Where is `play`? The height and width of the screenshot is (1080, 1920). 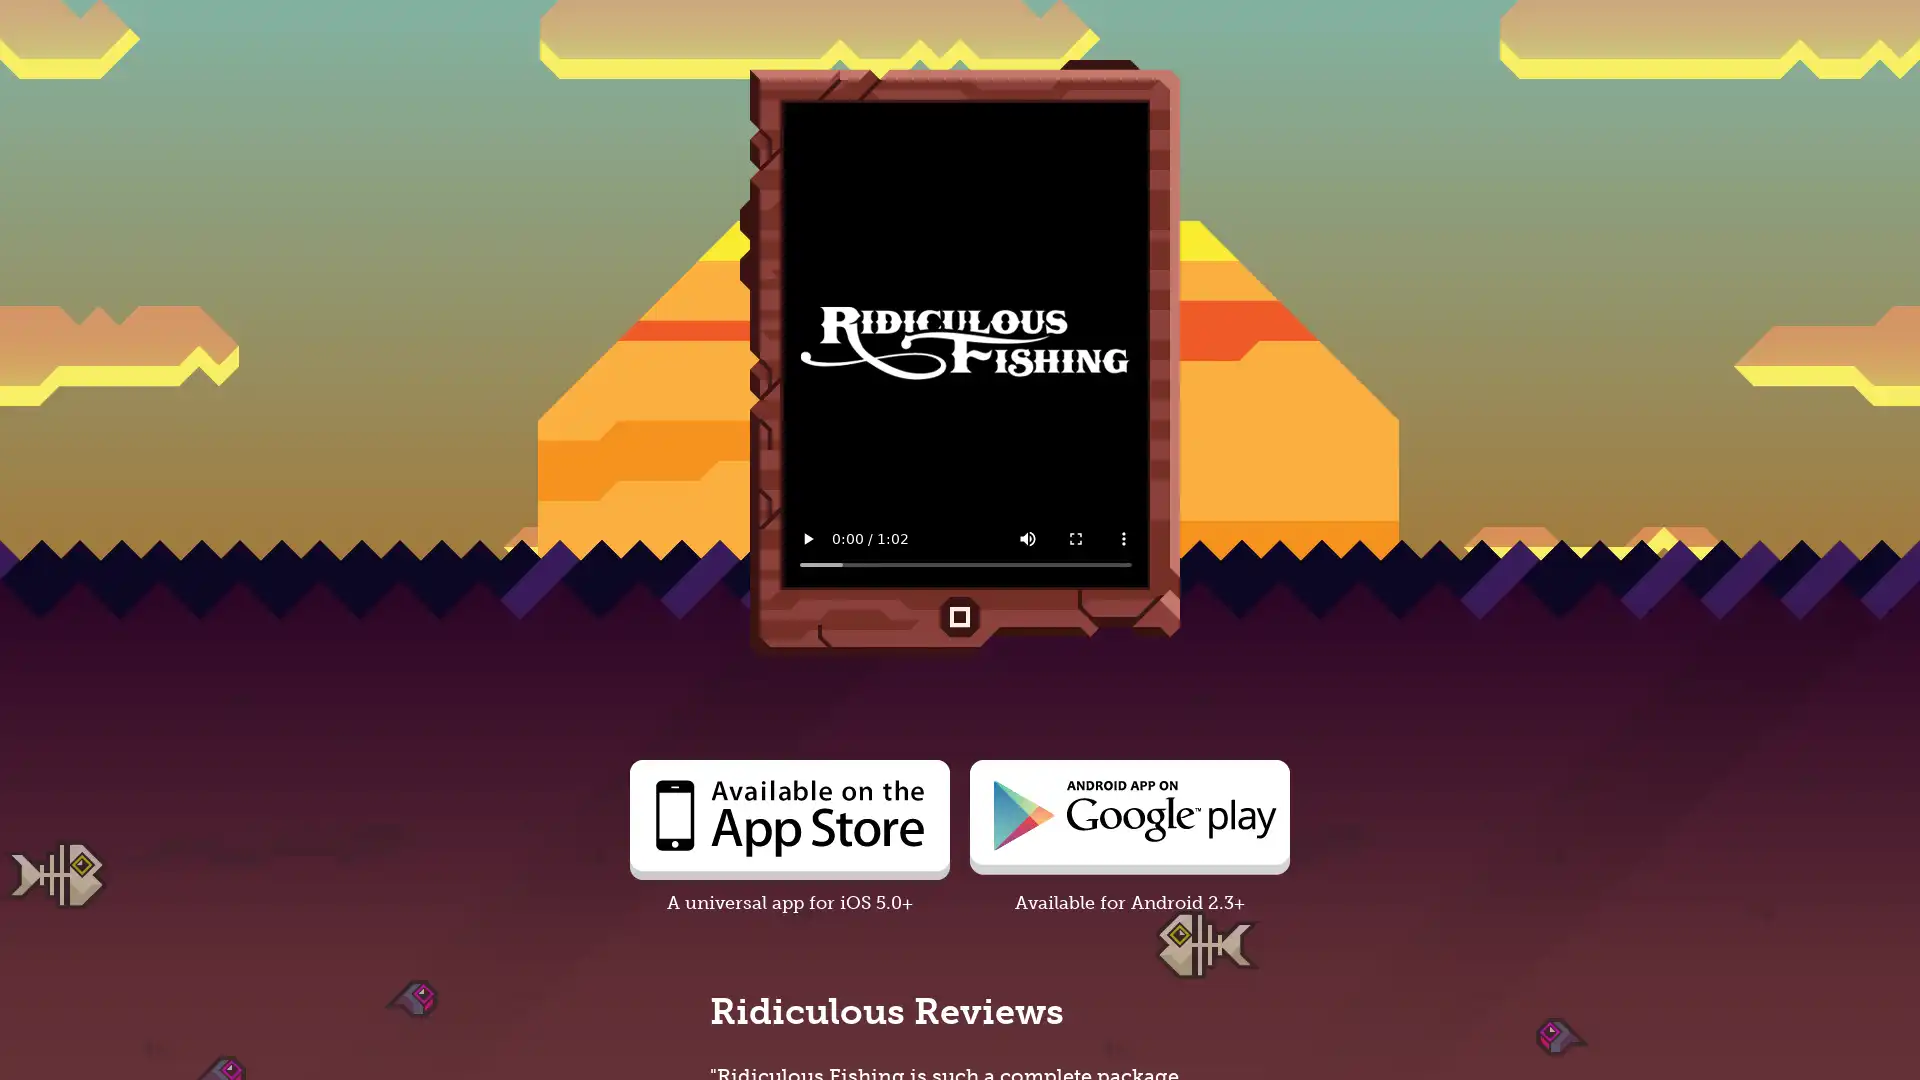 play is located at coordinates (807, 538).